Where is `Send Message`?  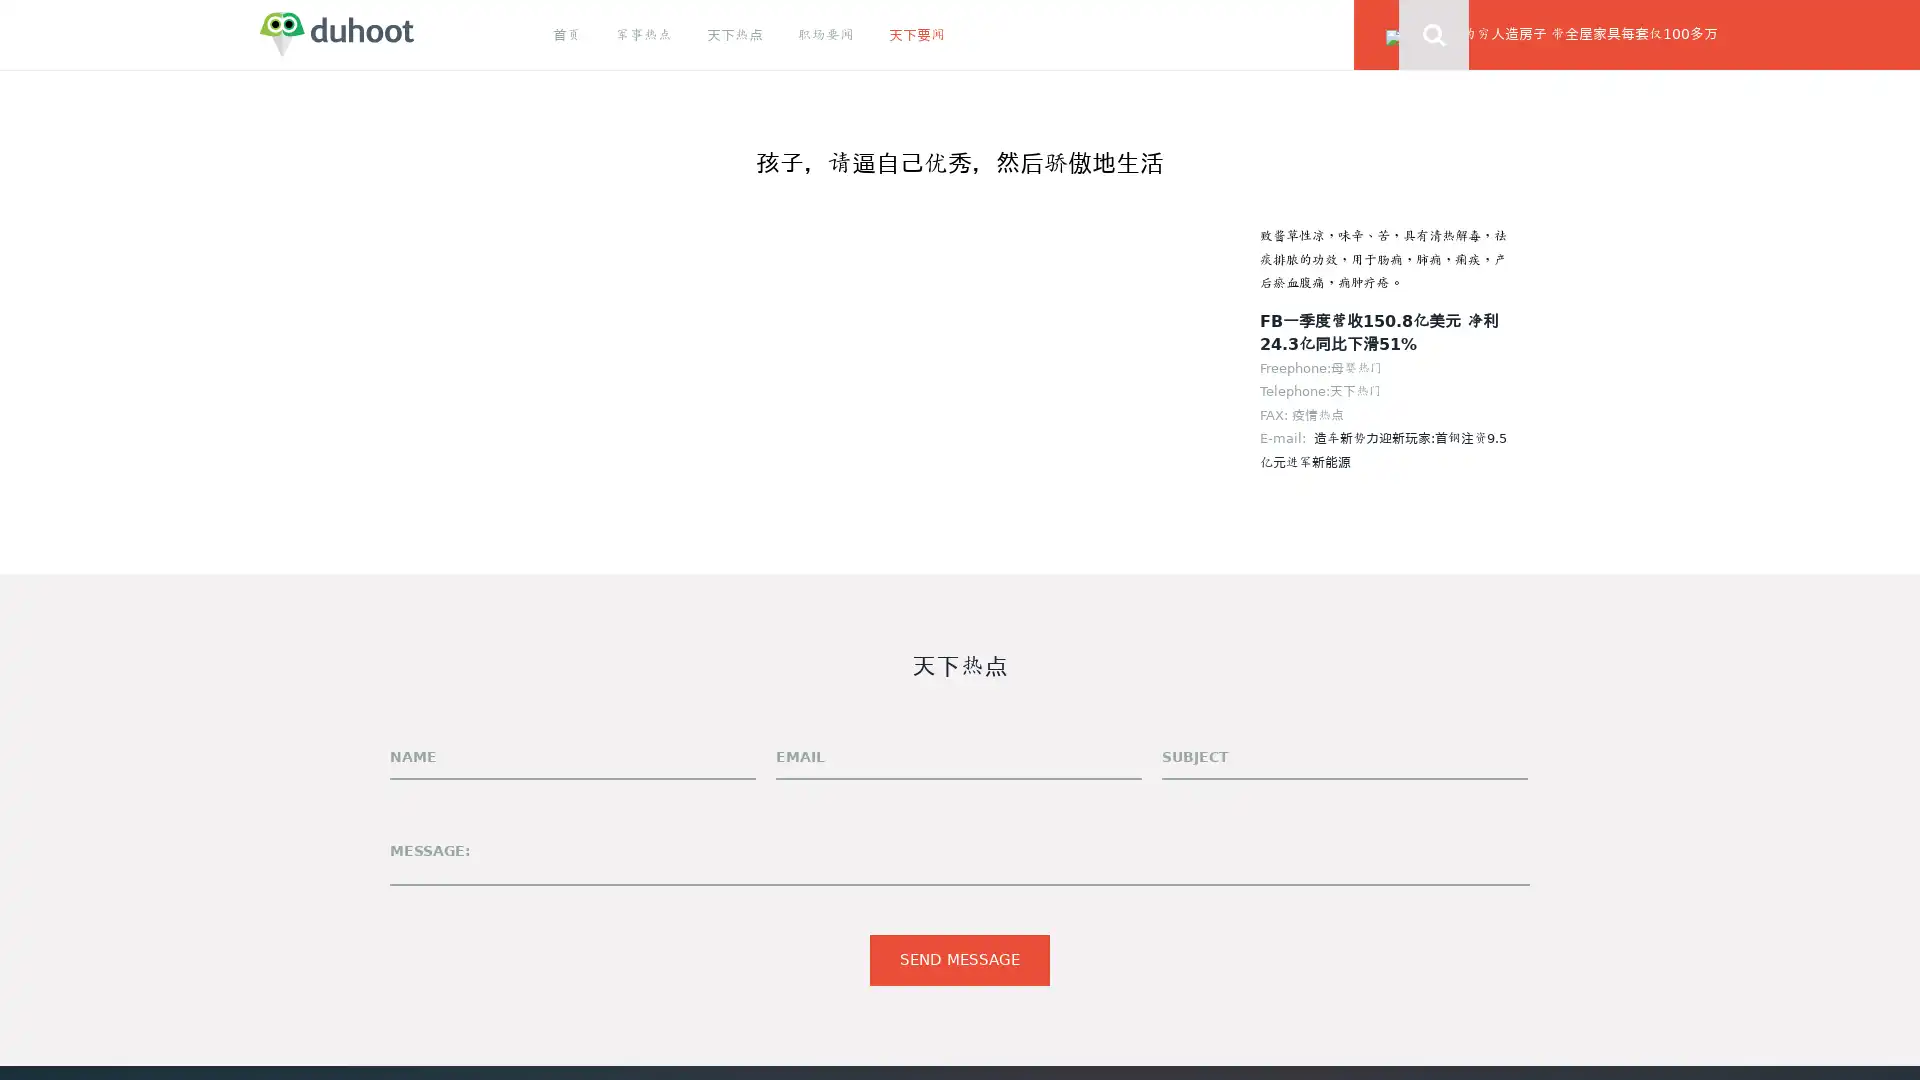 Send Message is located at coordinates (960, 959).